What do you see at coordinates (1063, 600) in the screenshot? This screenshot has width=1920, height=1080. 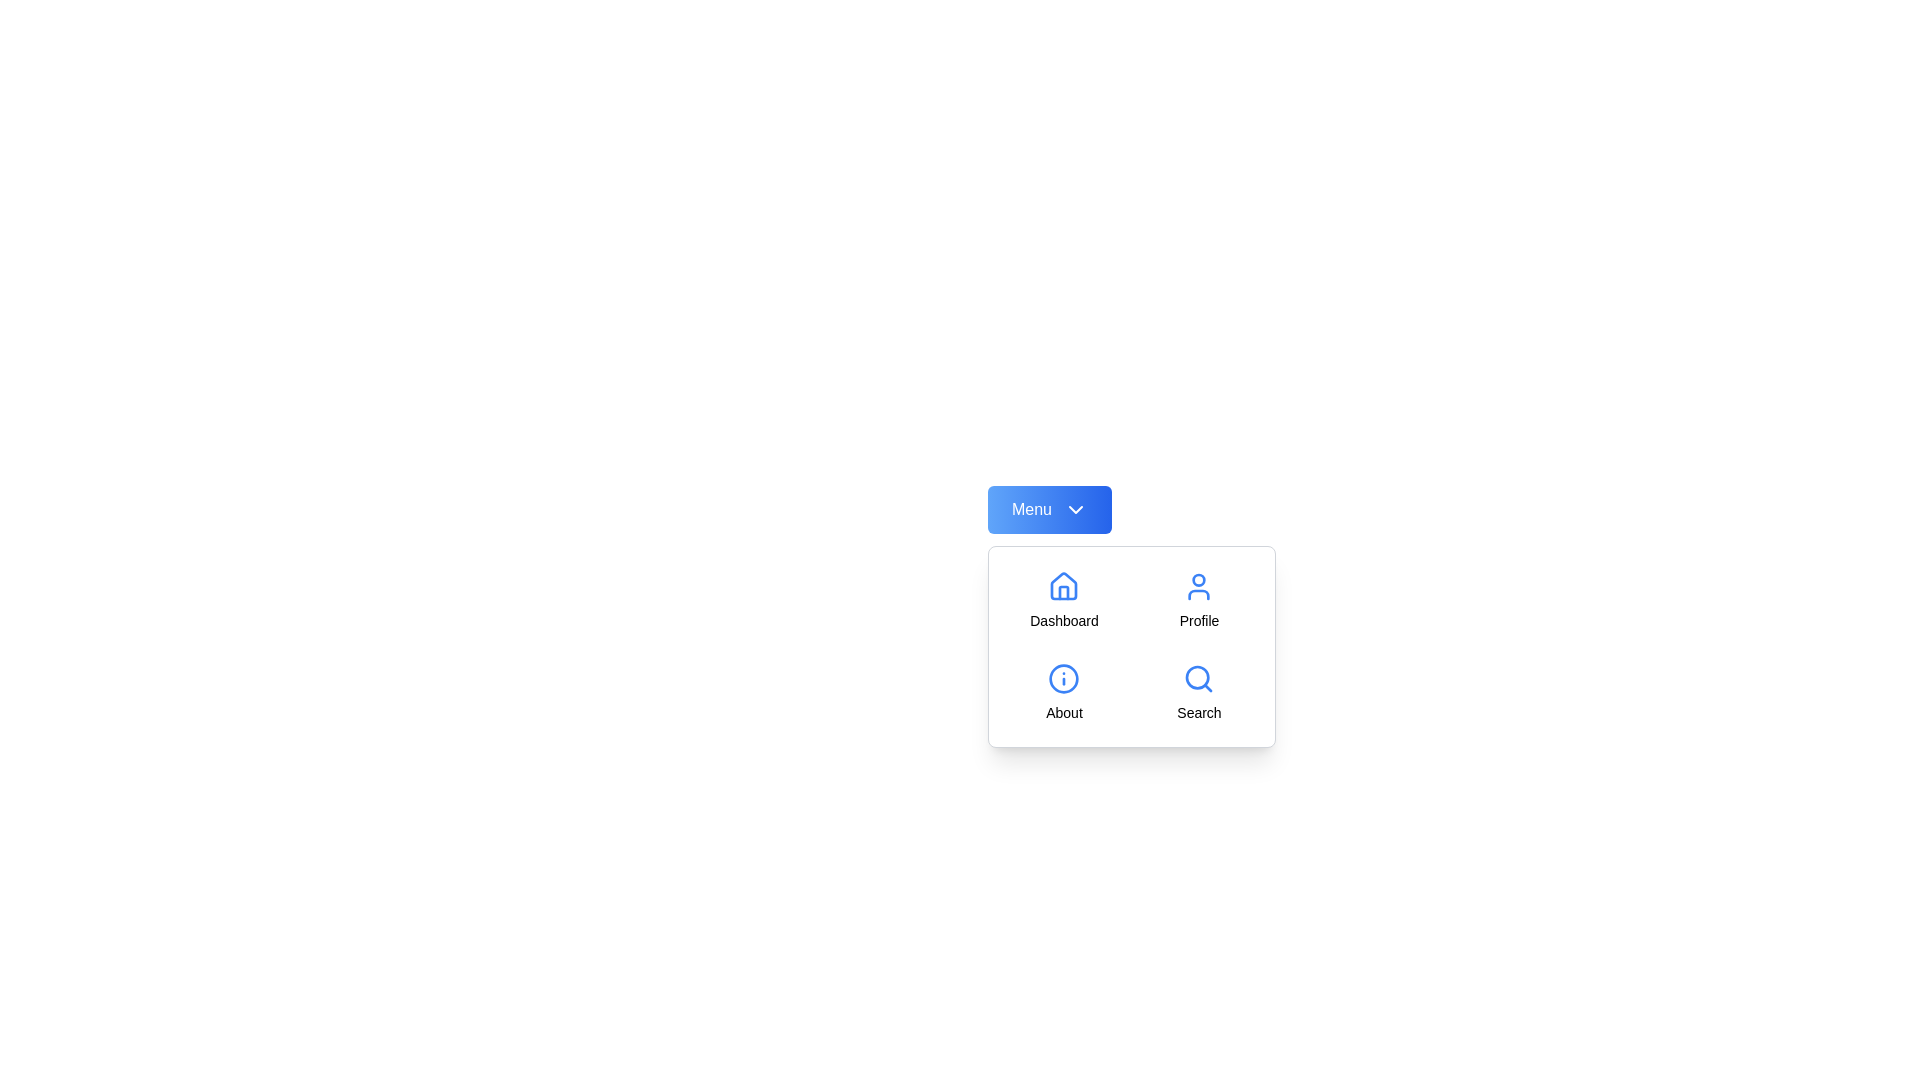 I see `the menu option Dashboard from the available options: Dashboard, Profile, About, Search` at bounding box center [1063, 600].